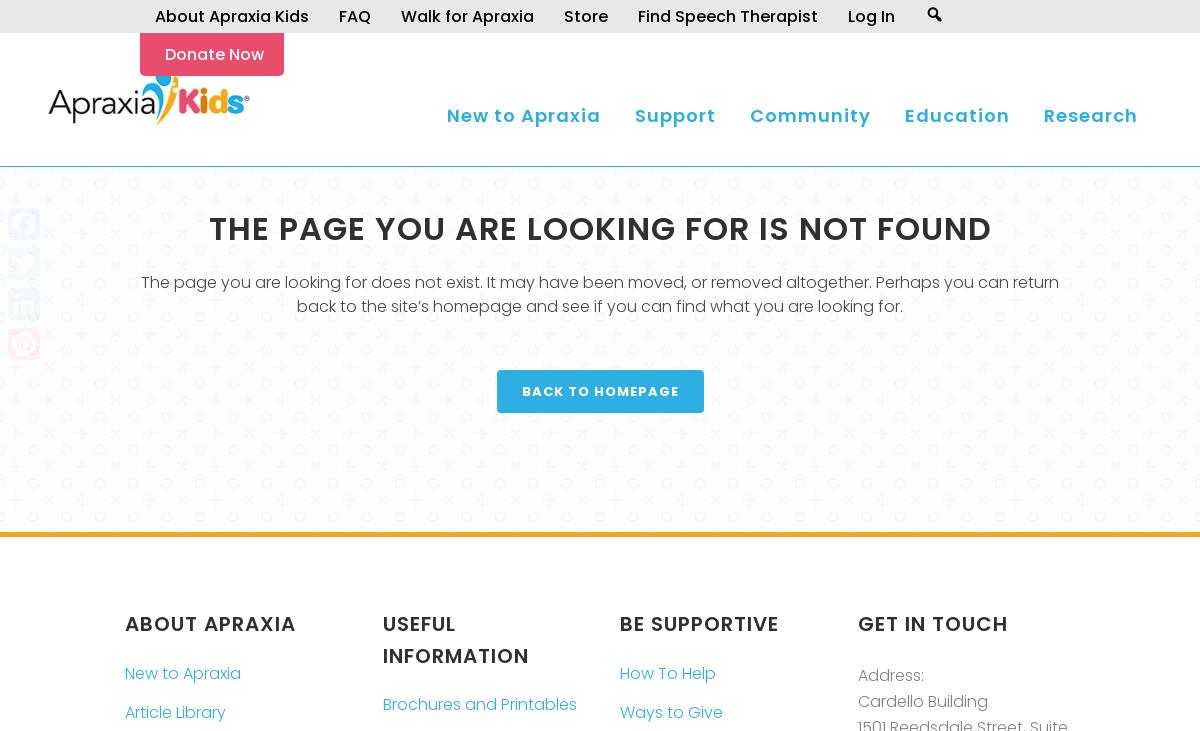 Image resolution: width=1200 pixels, height=731 pixels. Describe the element at coordinates (209, 623) in the screenshot. I see `'About Apraxia'` at that location.